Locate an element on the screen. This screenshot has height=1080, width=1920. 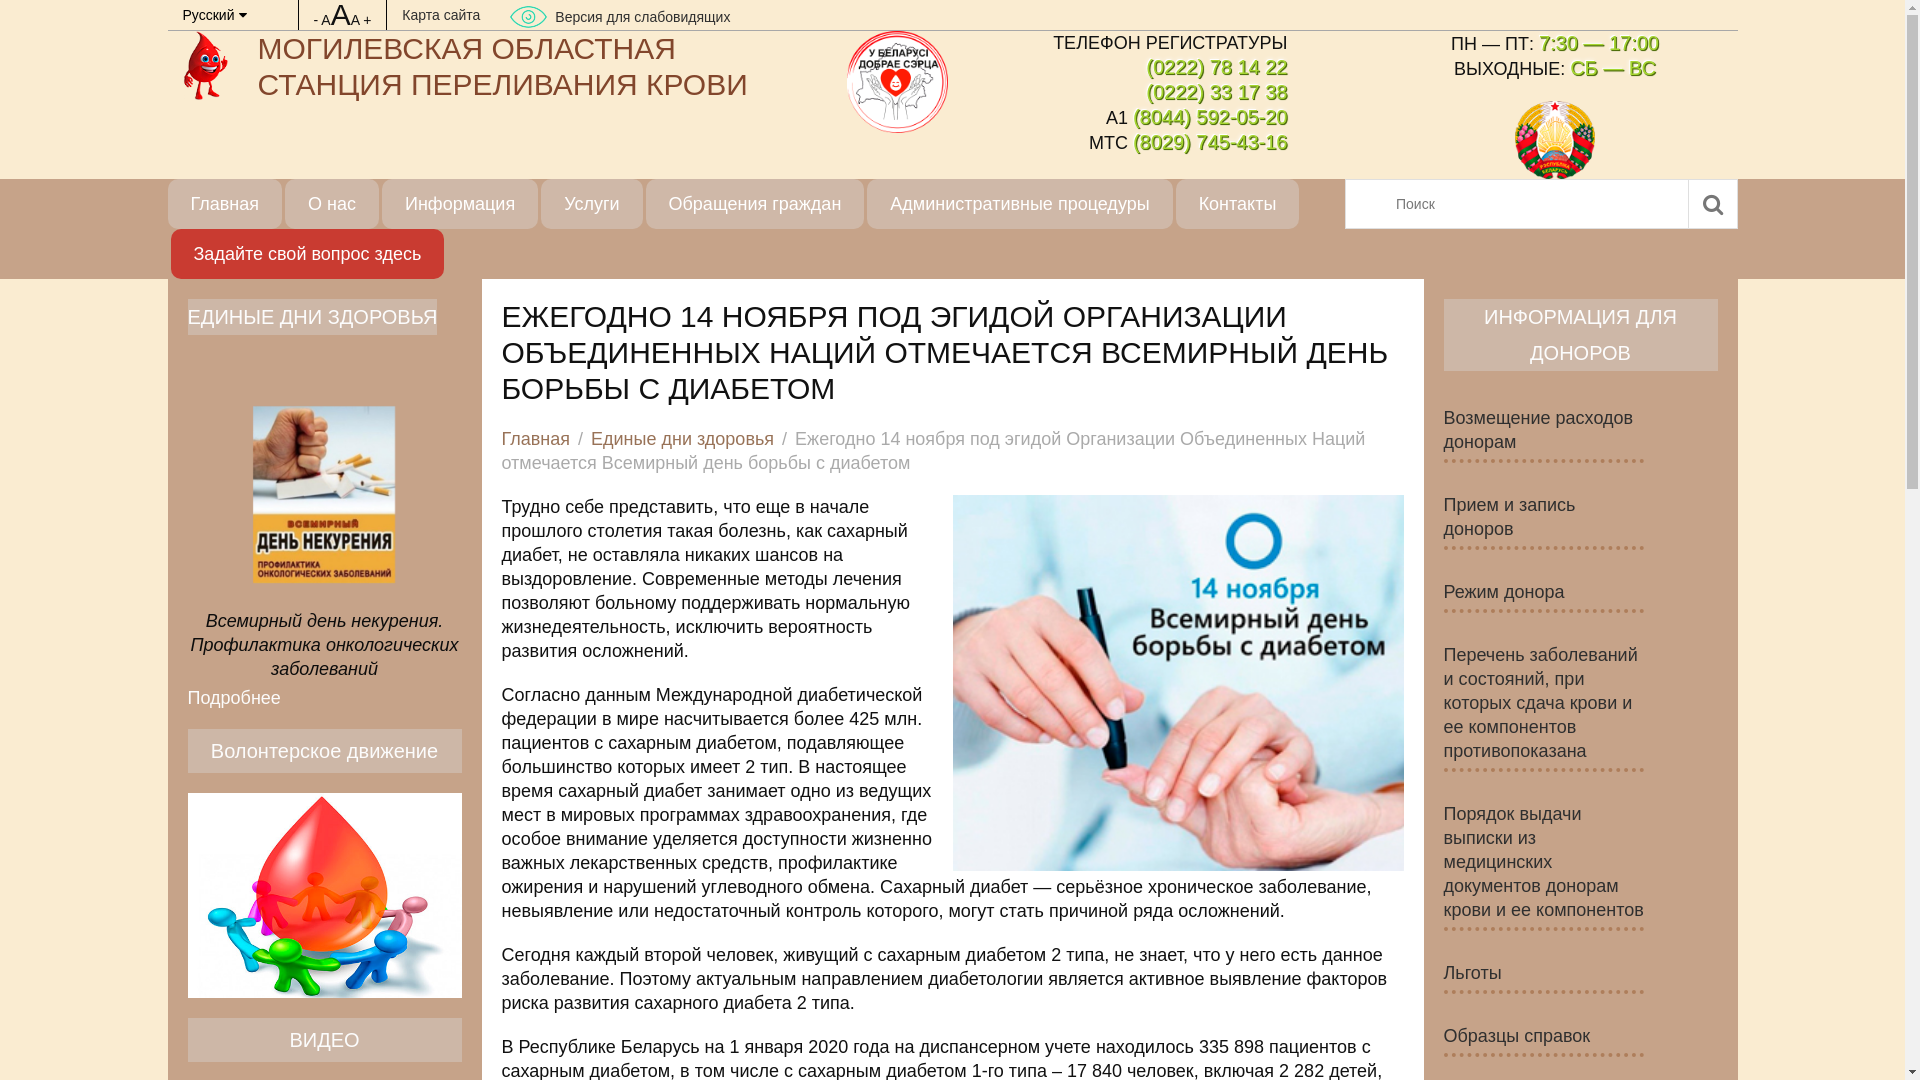
'-' is located at coordinates (315, 19).